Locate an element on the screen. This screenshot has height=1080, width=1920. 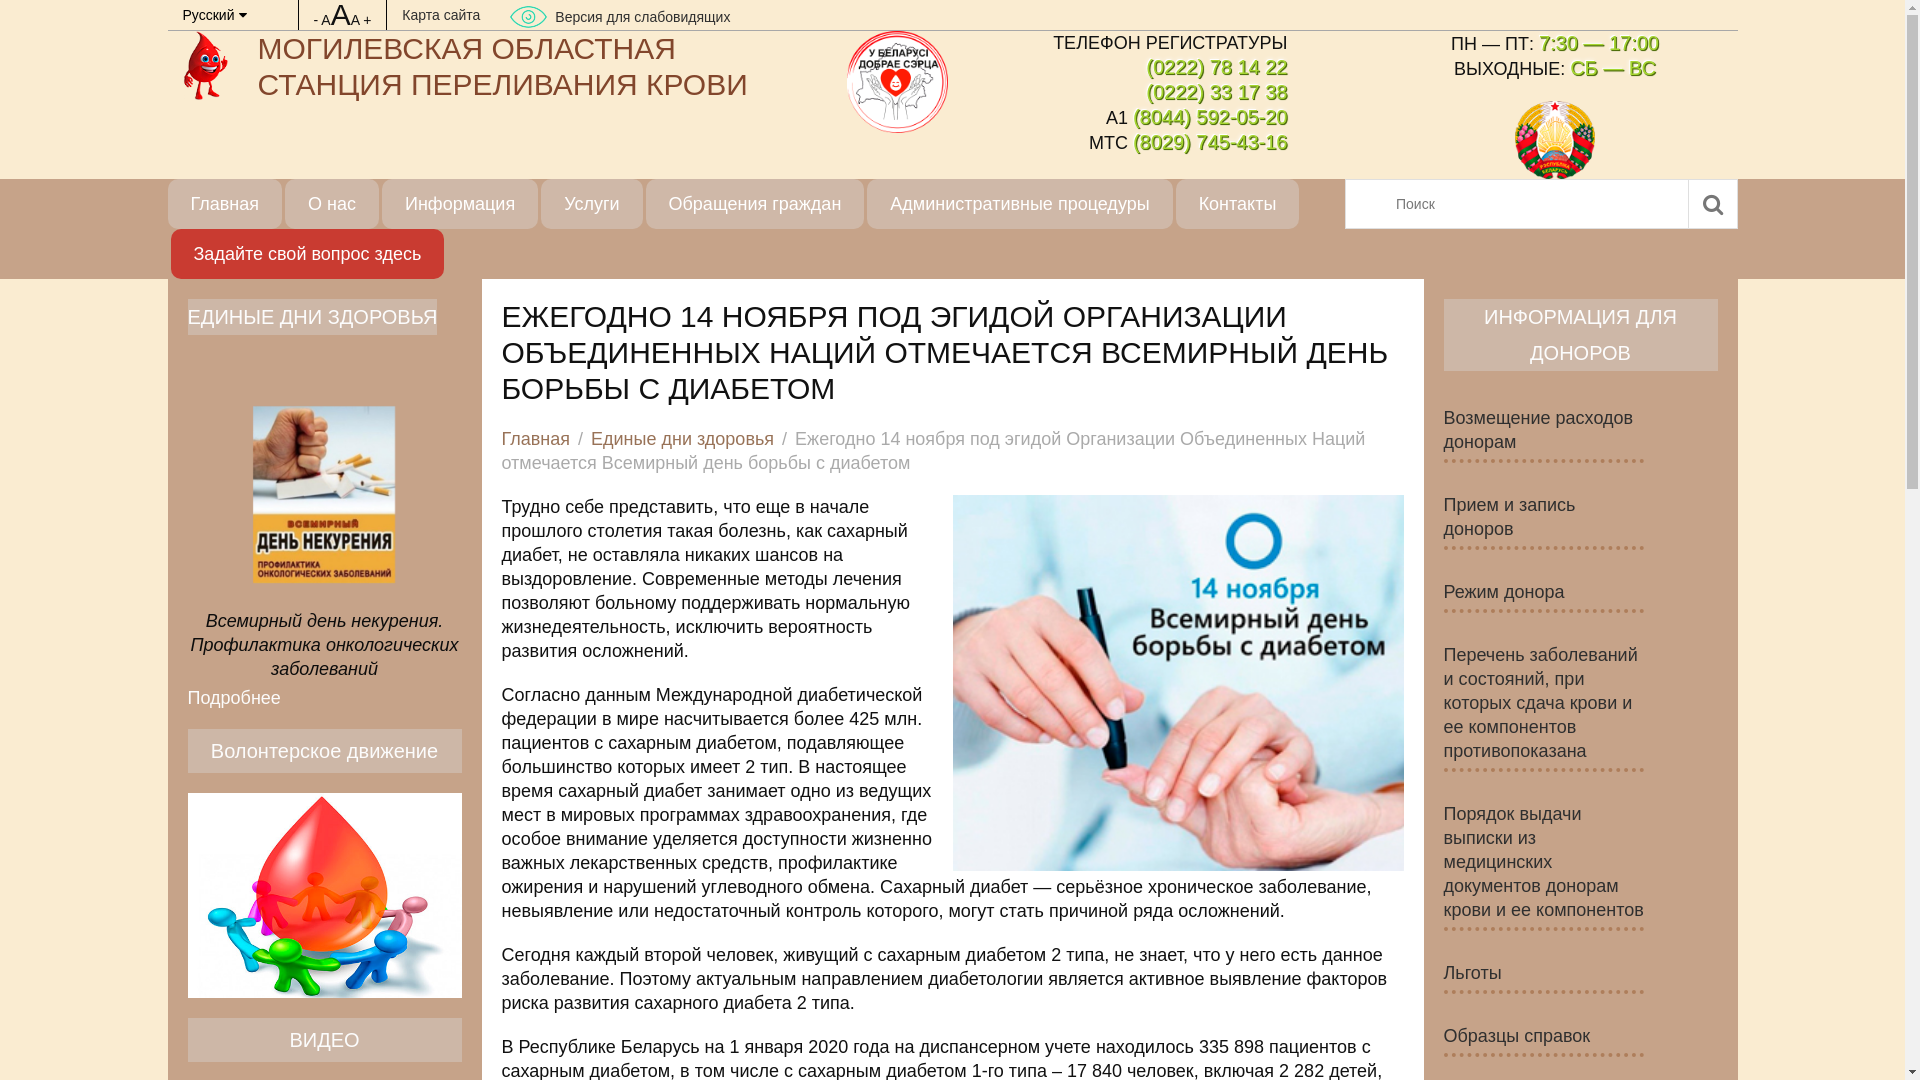
'-' is located at coordinates (315, 19).